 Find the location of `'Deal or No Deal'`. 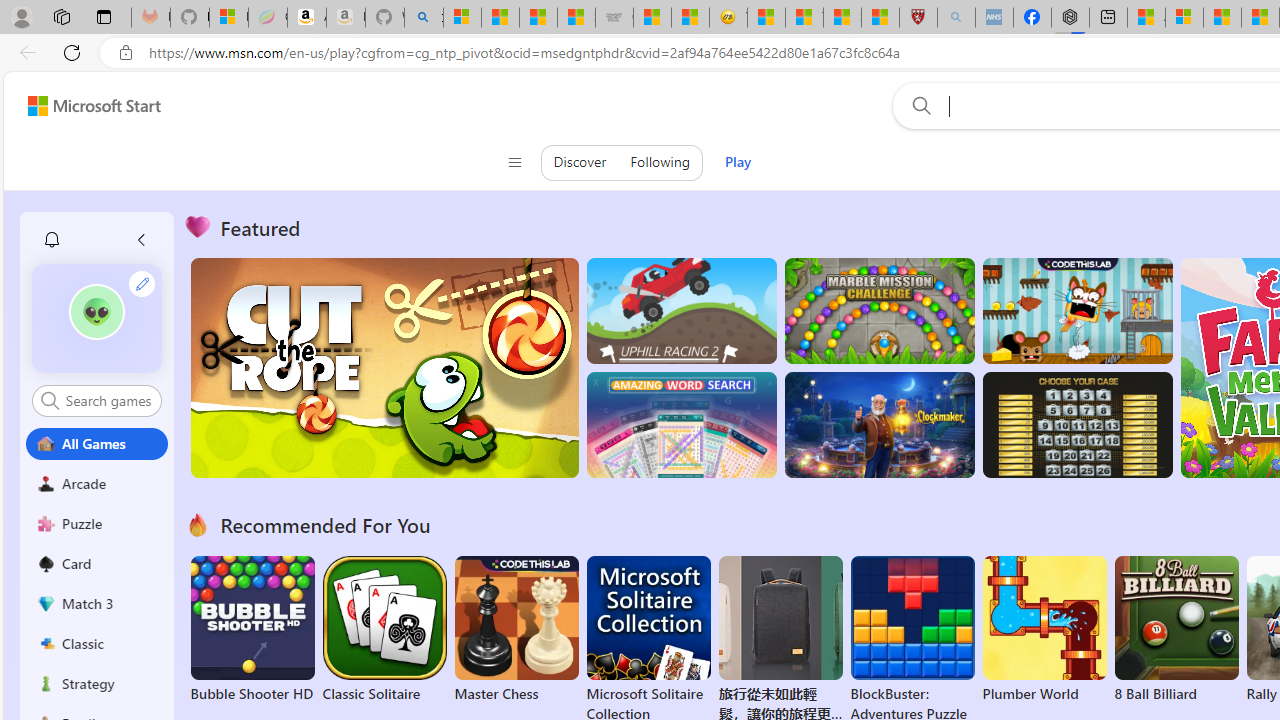

'Deal or No Deal' is located at coordinates (1076, 424).